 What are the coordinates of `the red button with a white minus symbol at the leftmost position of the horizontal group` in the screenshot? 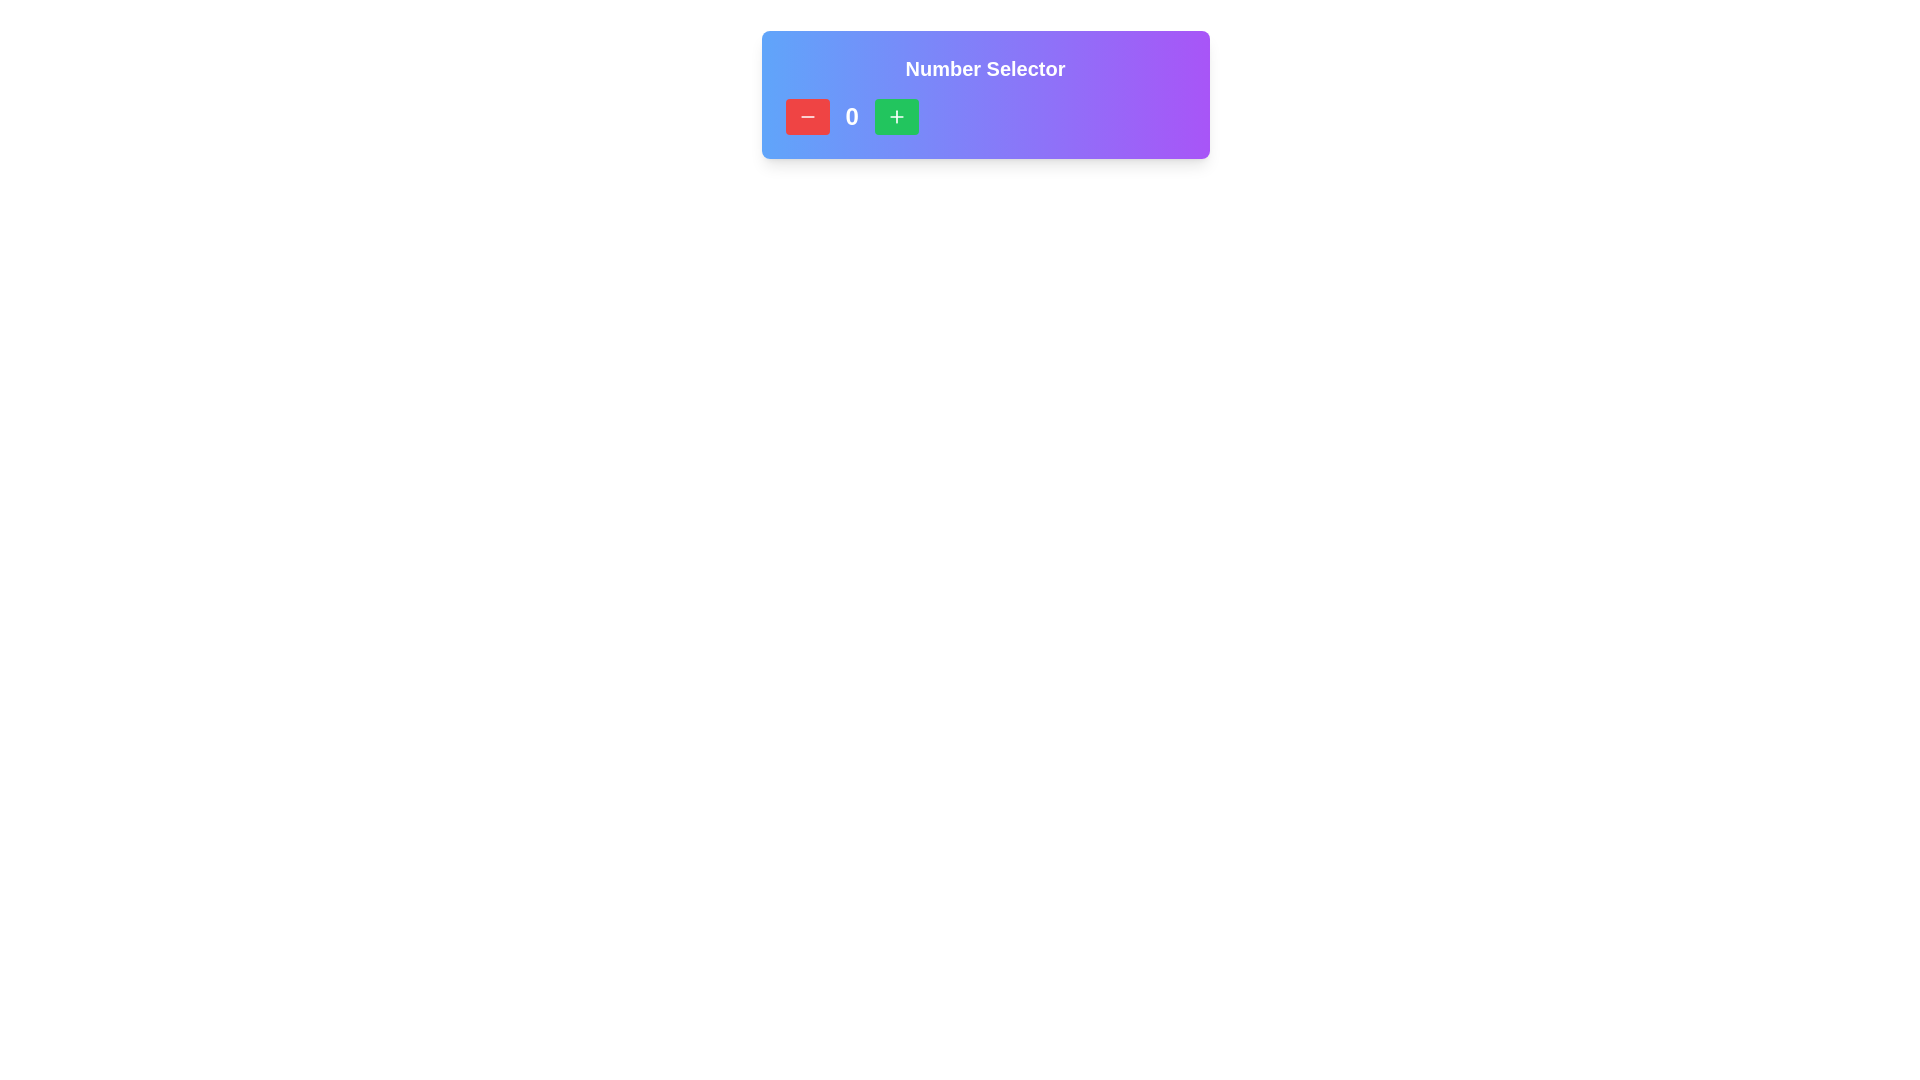 It's located at (807, 116).